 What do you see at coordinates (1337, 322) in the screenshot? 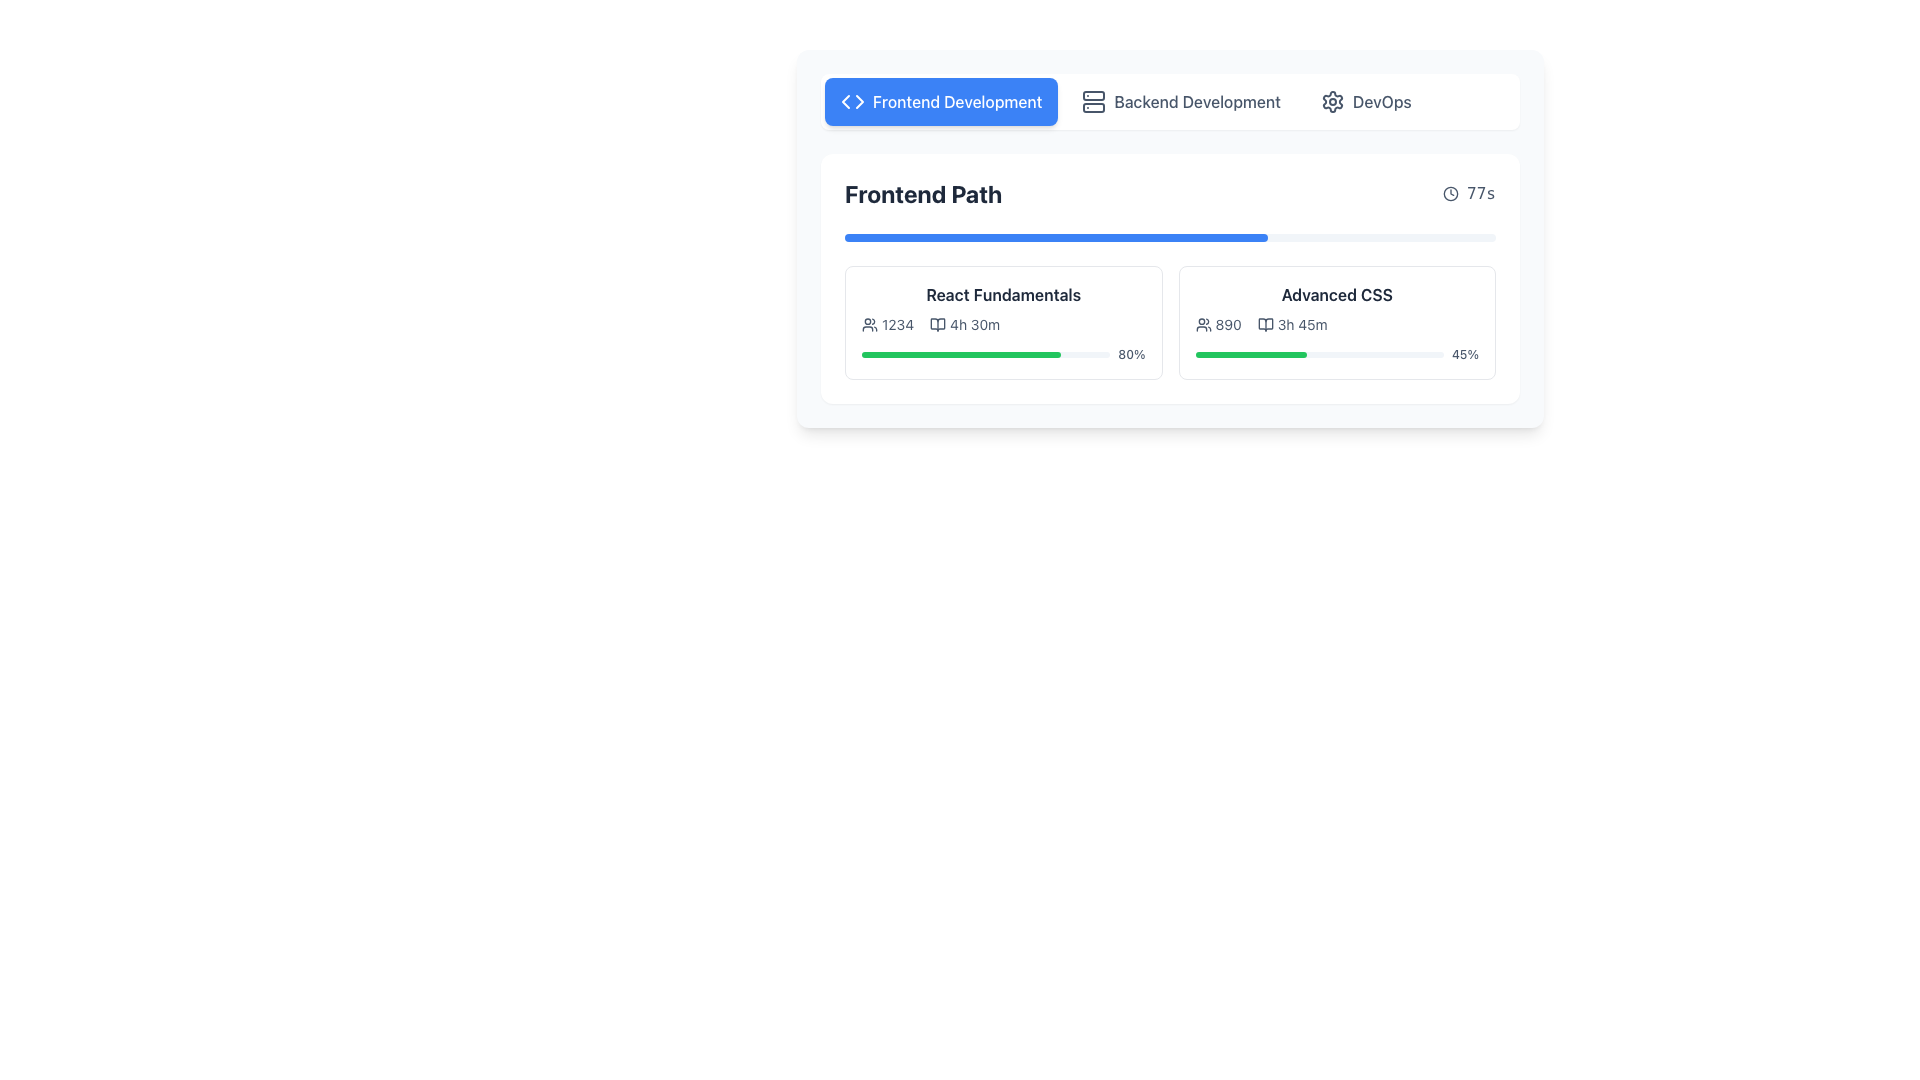
I see `information presented on the 'Advanced CSS' course card with progress tracker, which is the second item in a two-column grid layout on the right-hand side, adjacent to the 'React Fundamentals' card` at bounding box center [1337, 322].